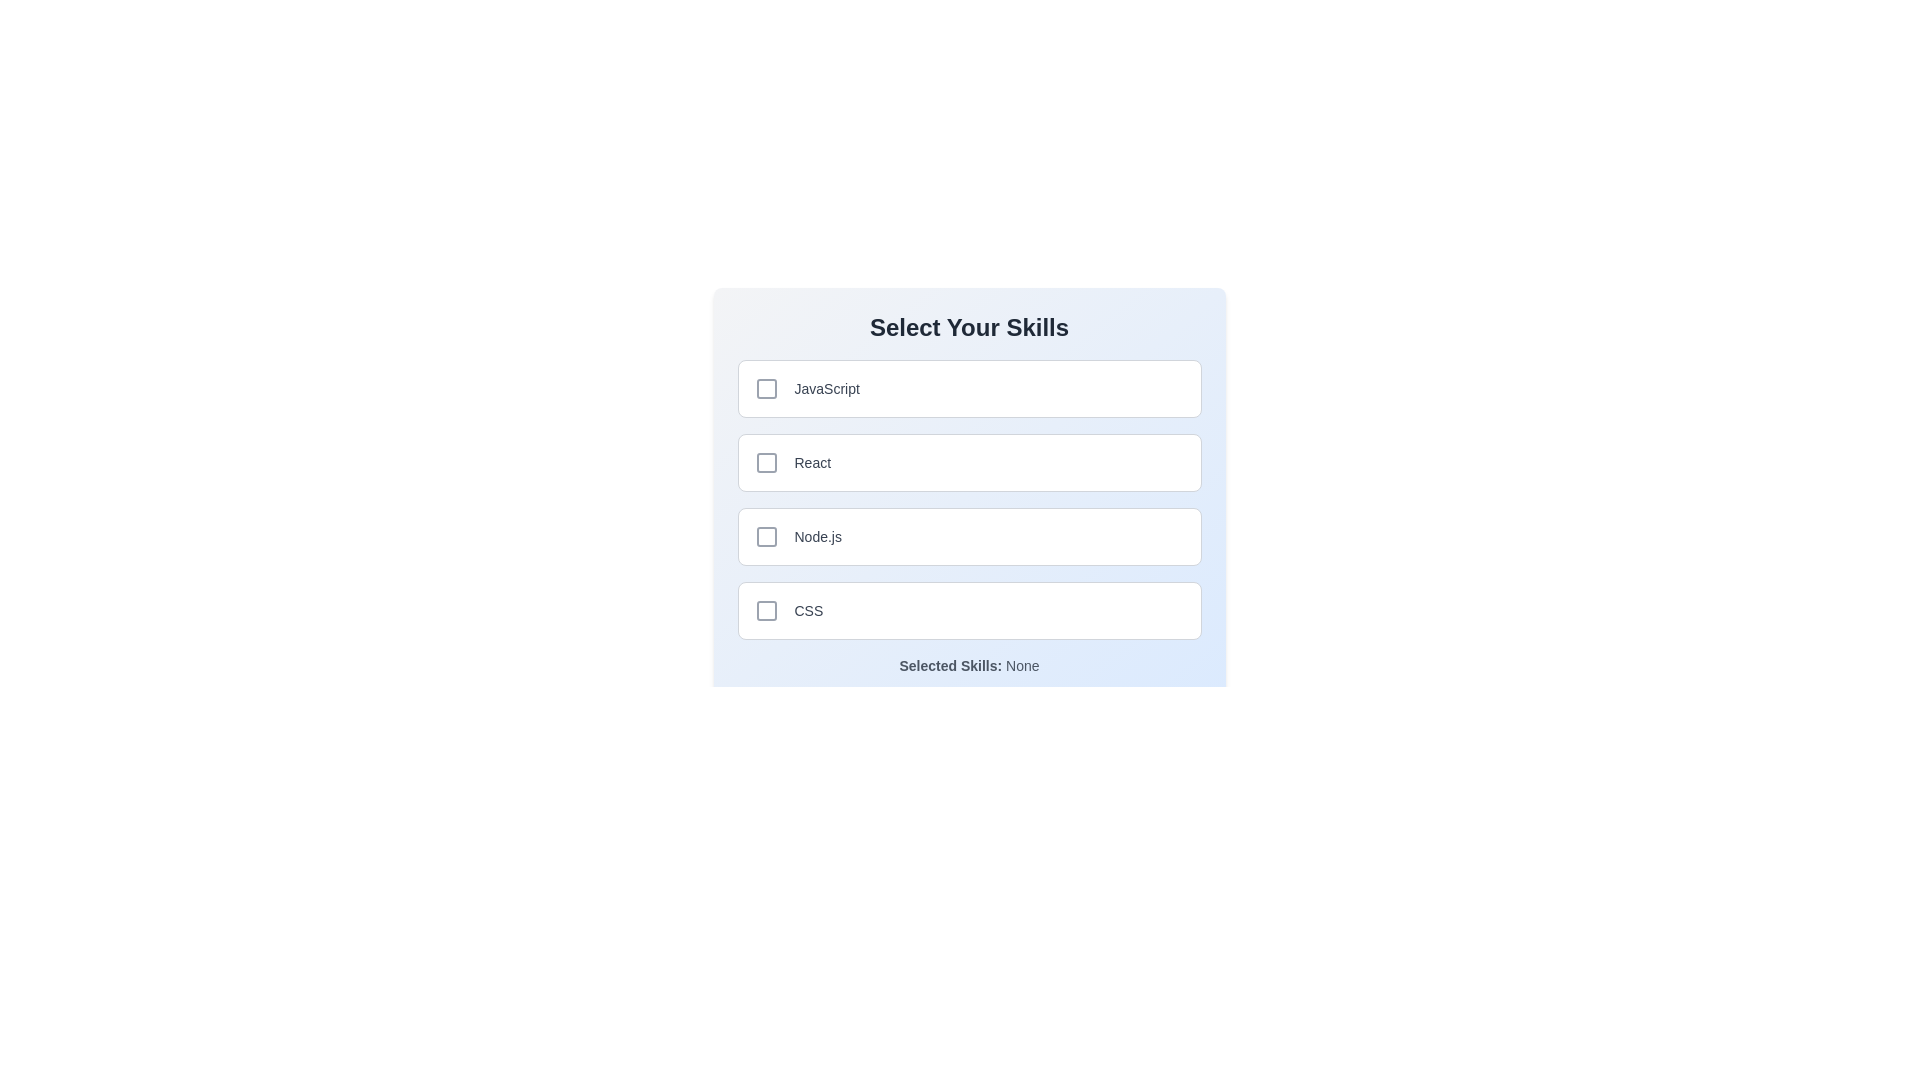  I want to click on the checkbox labeled 'JavaScript', which is the first item in the vertical list of selection options, so click(969, 389).